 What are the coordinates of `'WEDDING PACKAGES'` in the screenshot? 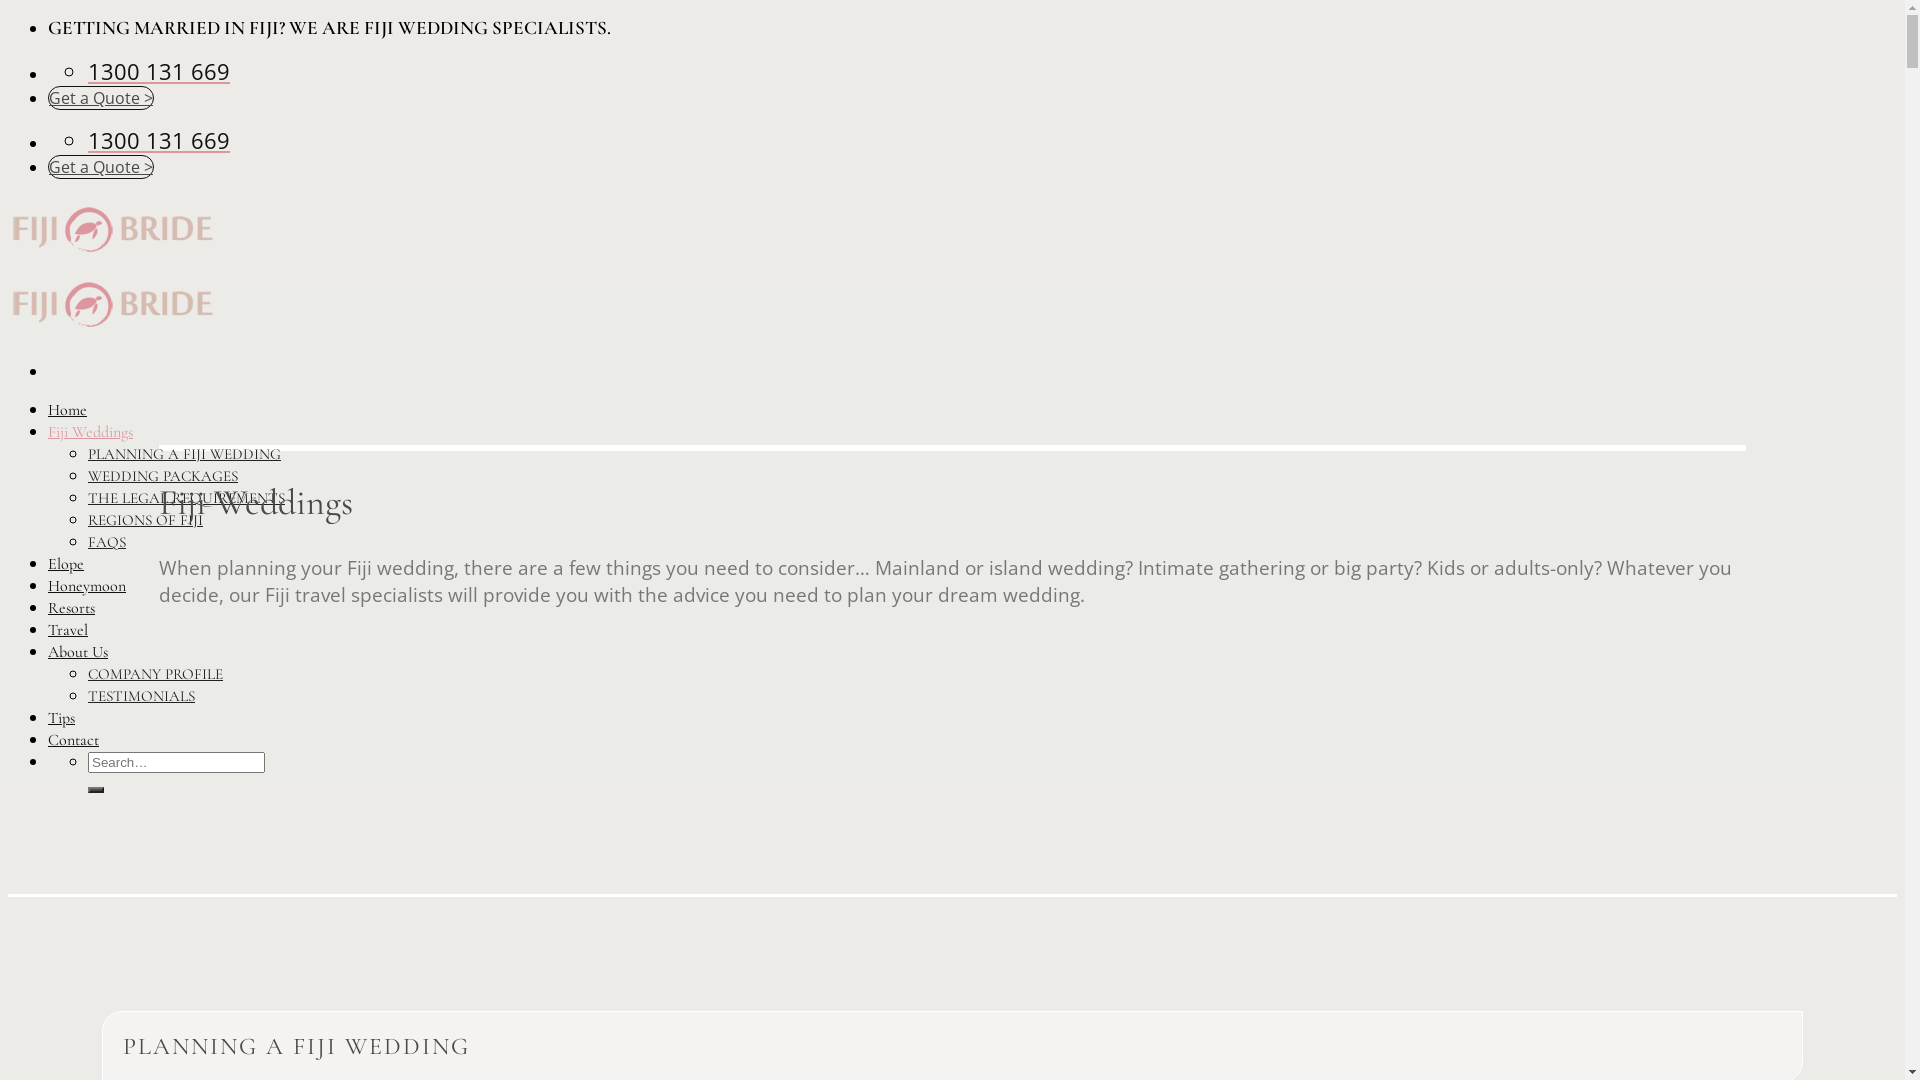 It's located at (163, 475).